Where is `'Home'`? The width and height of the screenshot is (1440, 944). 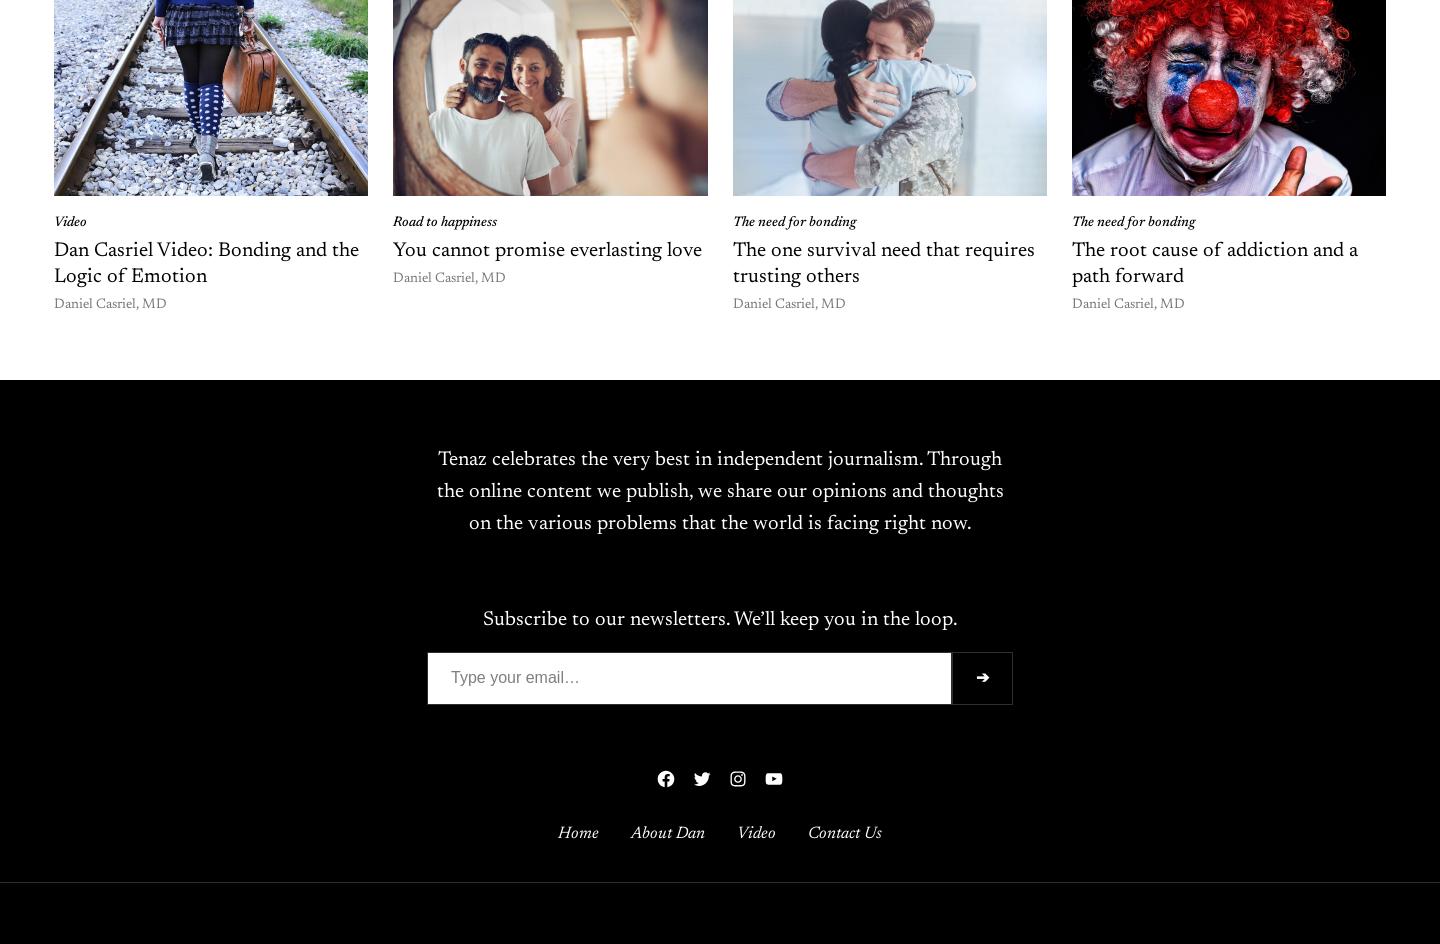 'Home' is located at coordinates (558, 832).